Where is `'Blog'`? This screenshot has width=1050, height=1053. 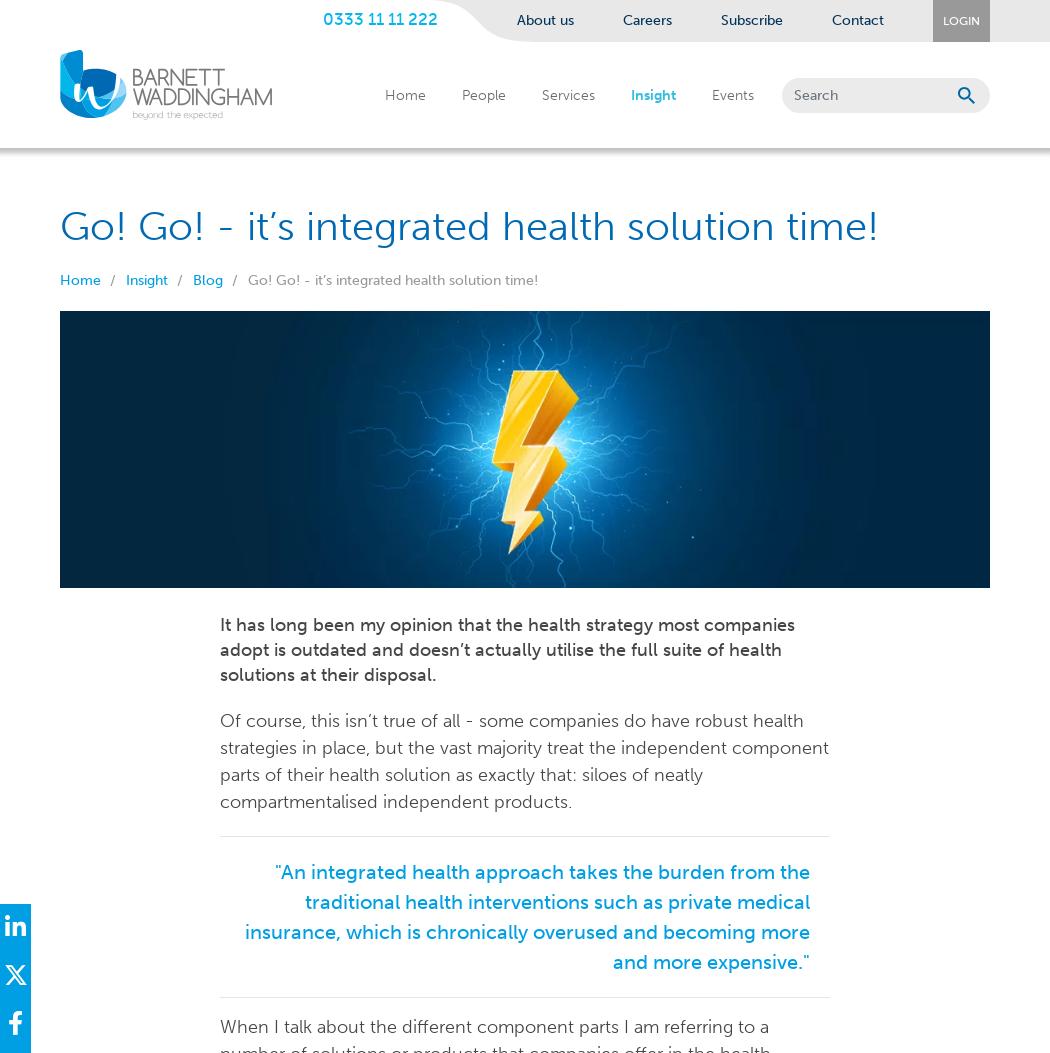 'Blog' is located at coordinates (207, 279).